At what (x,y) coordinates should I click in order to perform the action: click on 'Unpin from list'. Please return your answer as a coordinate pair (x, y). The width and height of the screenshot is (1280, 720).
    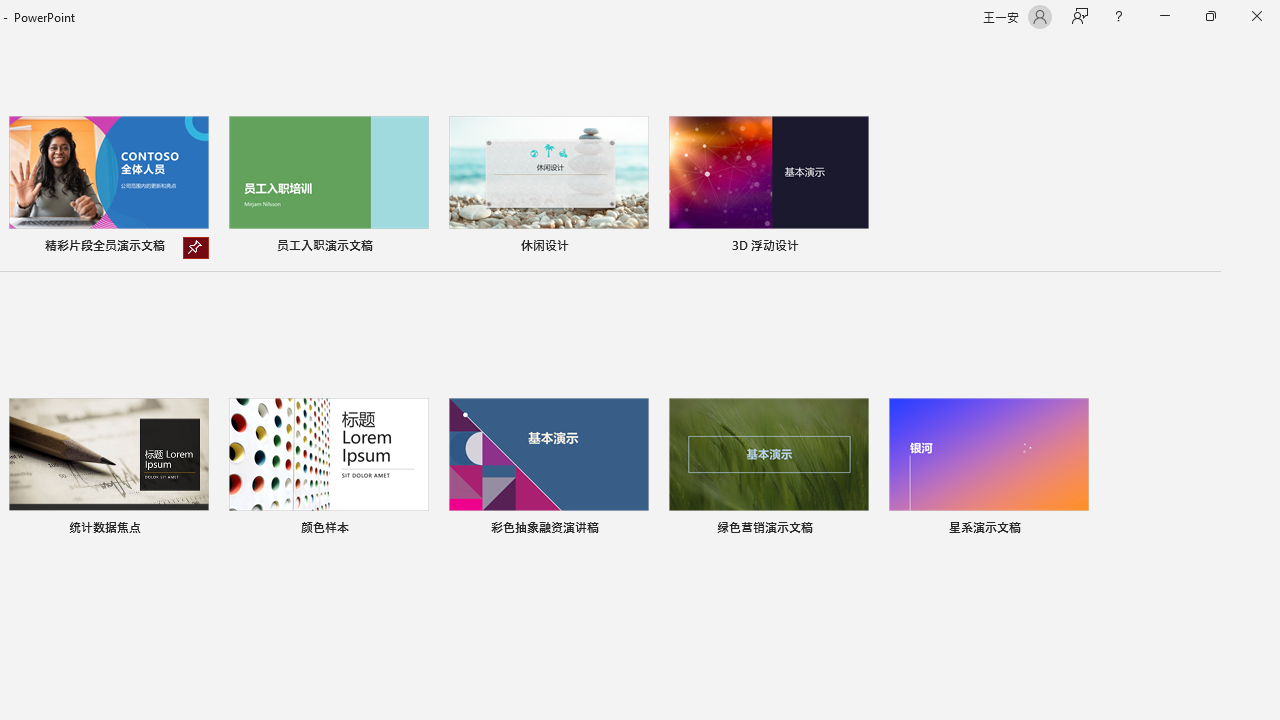
    Looking at the image, I should click on (195, 247).